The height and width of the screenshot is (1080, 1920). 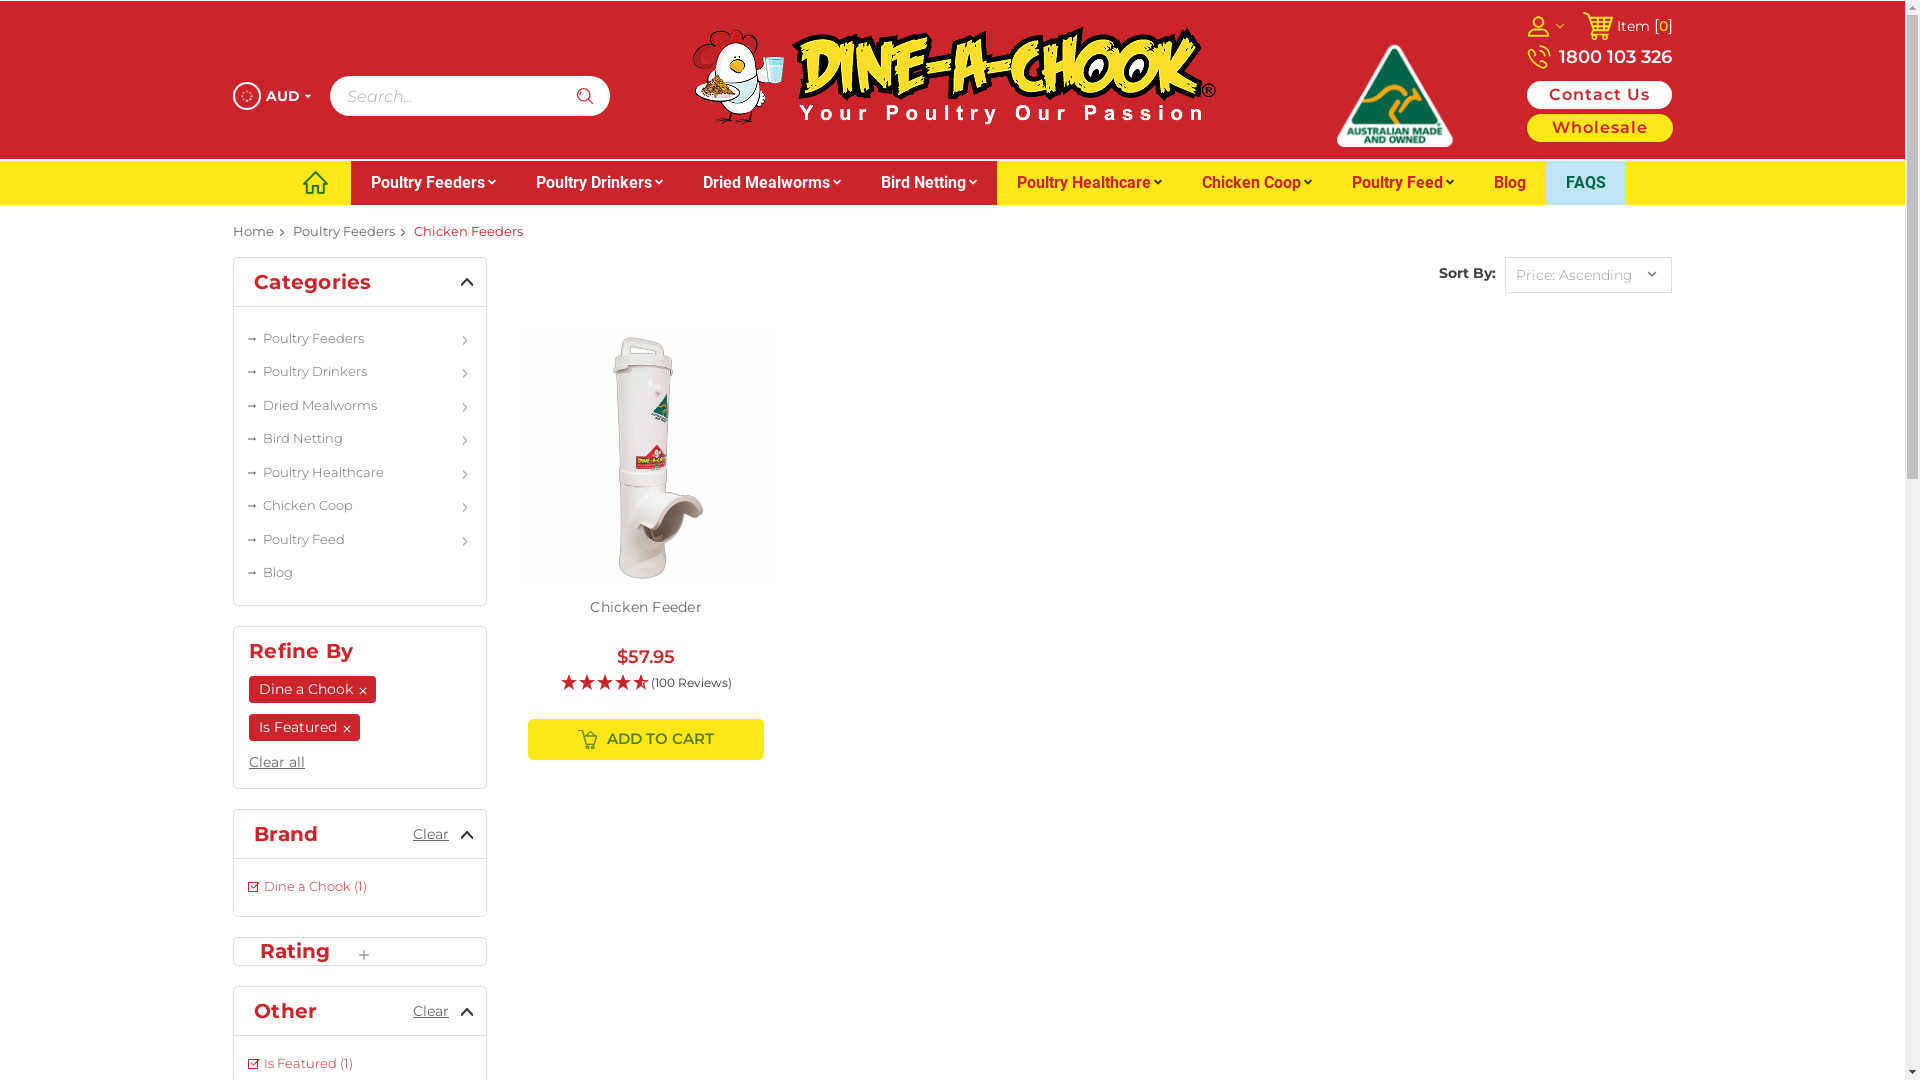 What do you see at coordinates (411, 833) in the screenshot?
I see `'Clear'` at bounding box center [411, 833].